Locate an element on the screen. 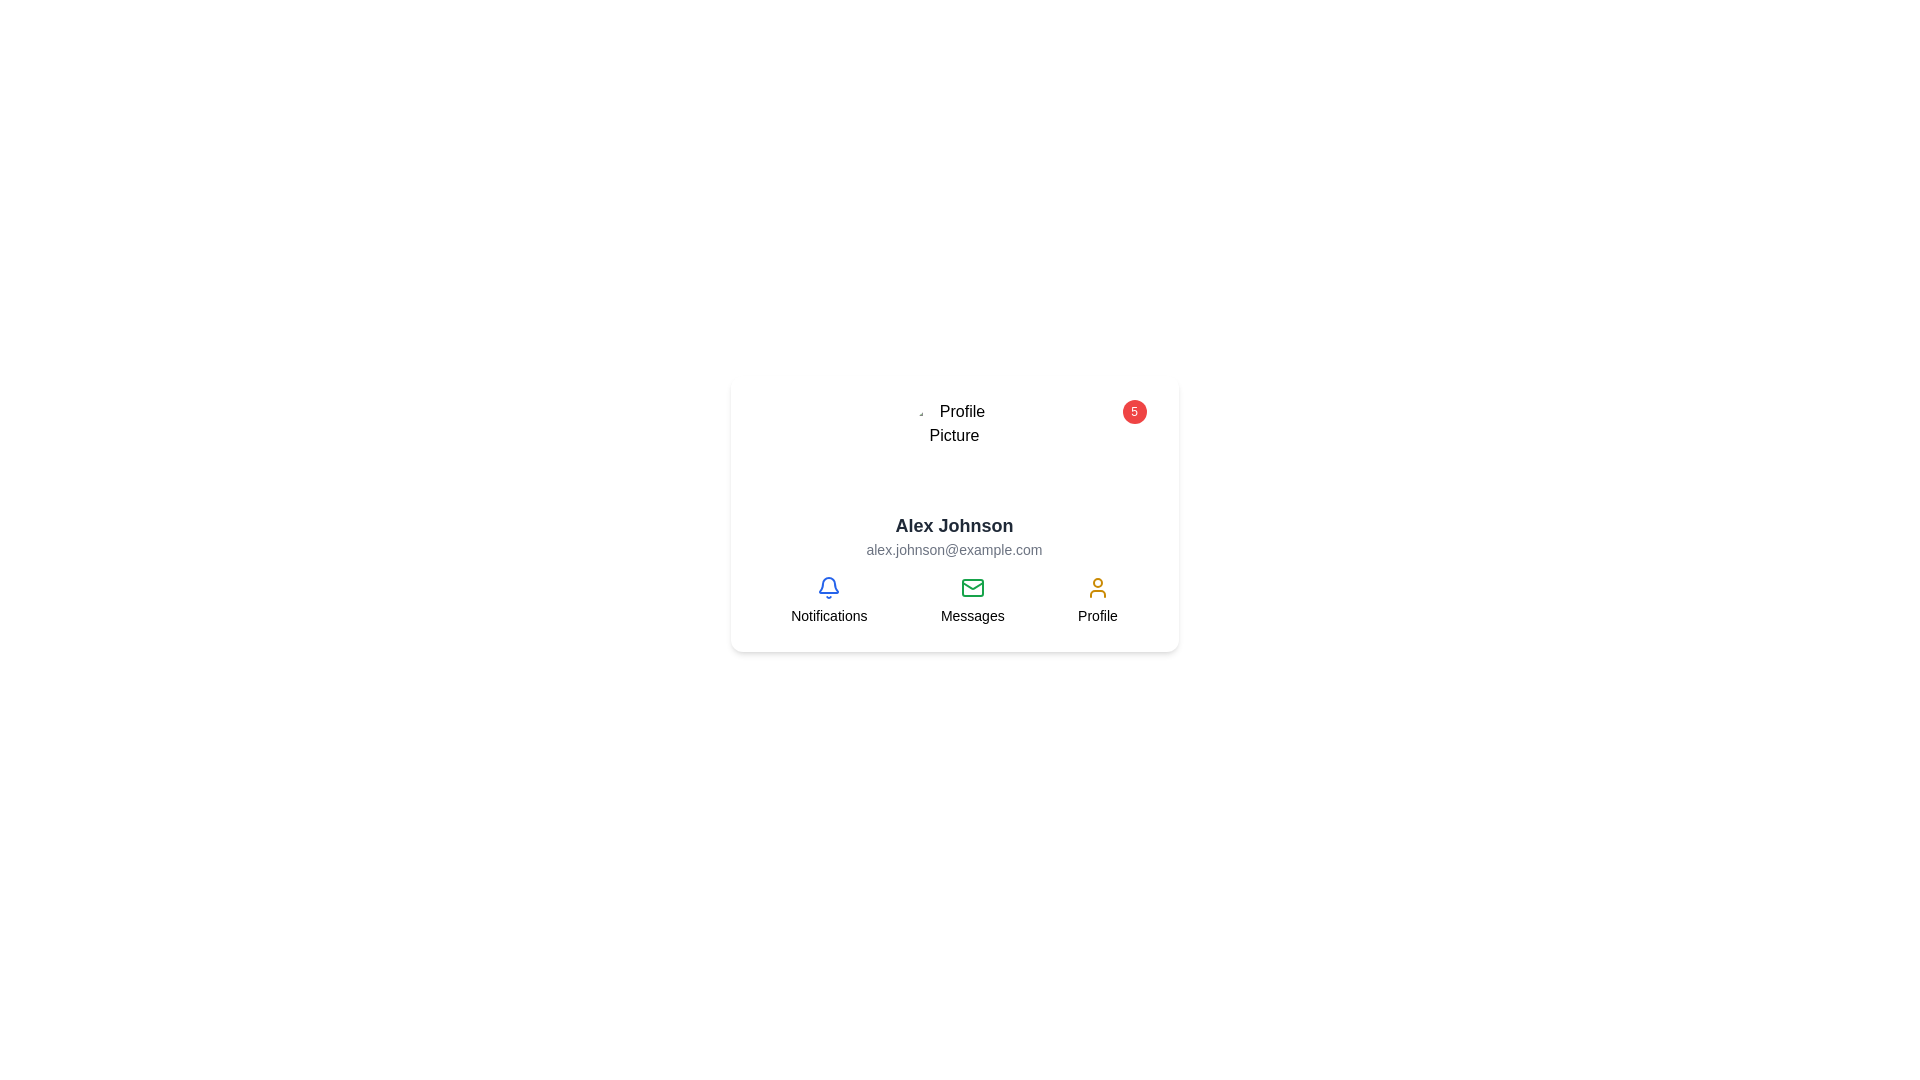 The width and height of the screenshot is (1920, 1080). the circular profile picture of Alex Johnson, which is a 96x96 pixel image with rounded corners, located centrally above the text is located at coordinates (953, 446).